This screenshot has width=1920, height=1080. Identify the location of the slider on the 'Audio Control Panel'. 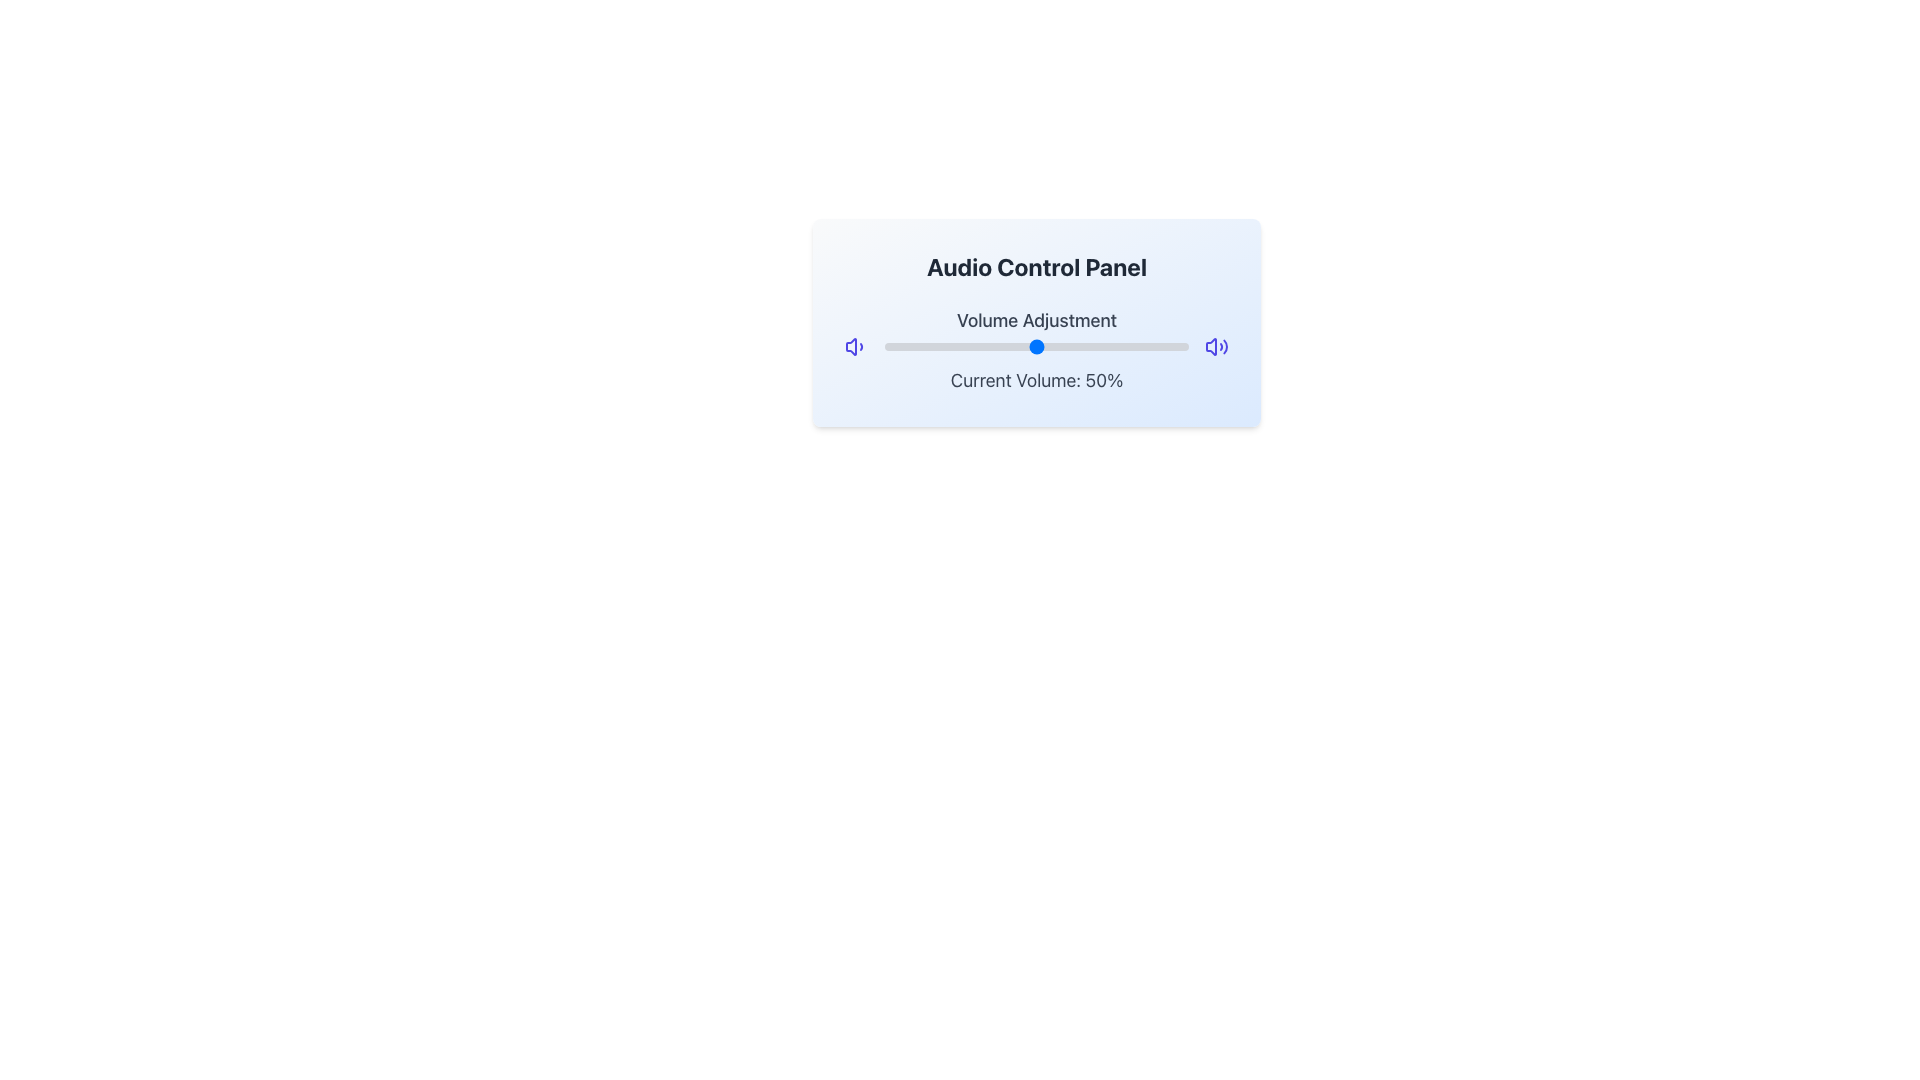
(1036, 346).